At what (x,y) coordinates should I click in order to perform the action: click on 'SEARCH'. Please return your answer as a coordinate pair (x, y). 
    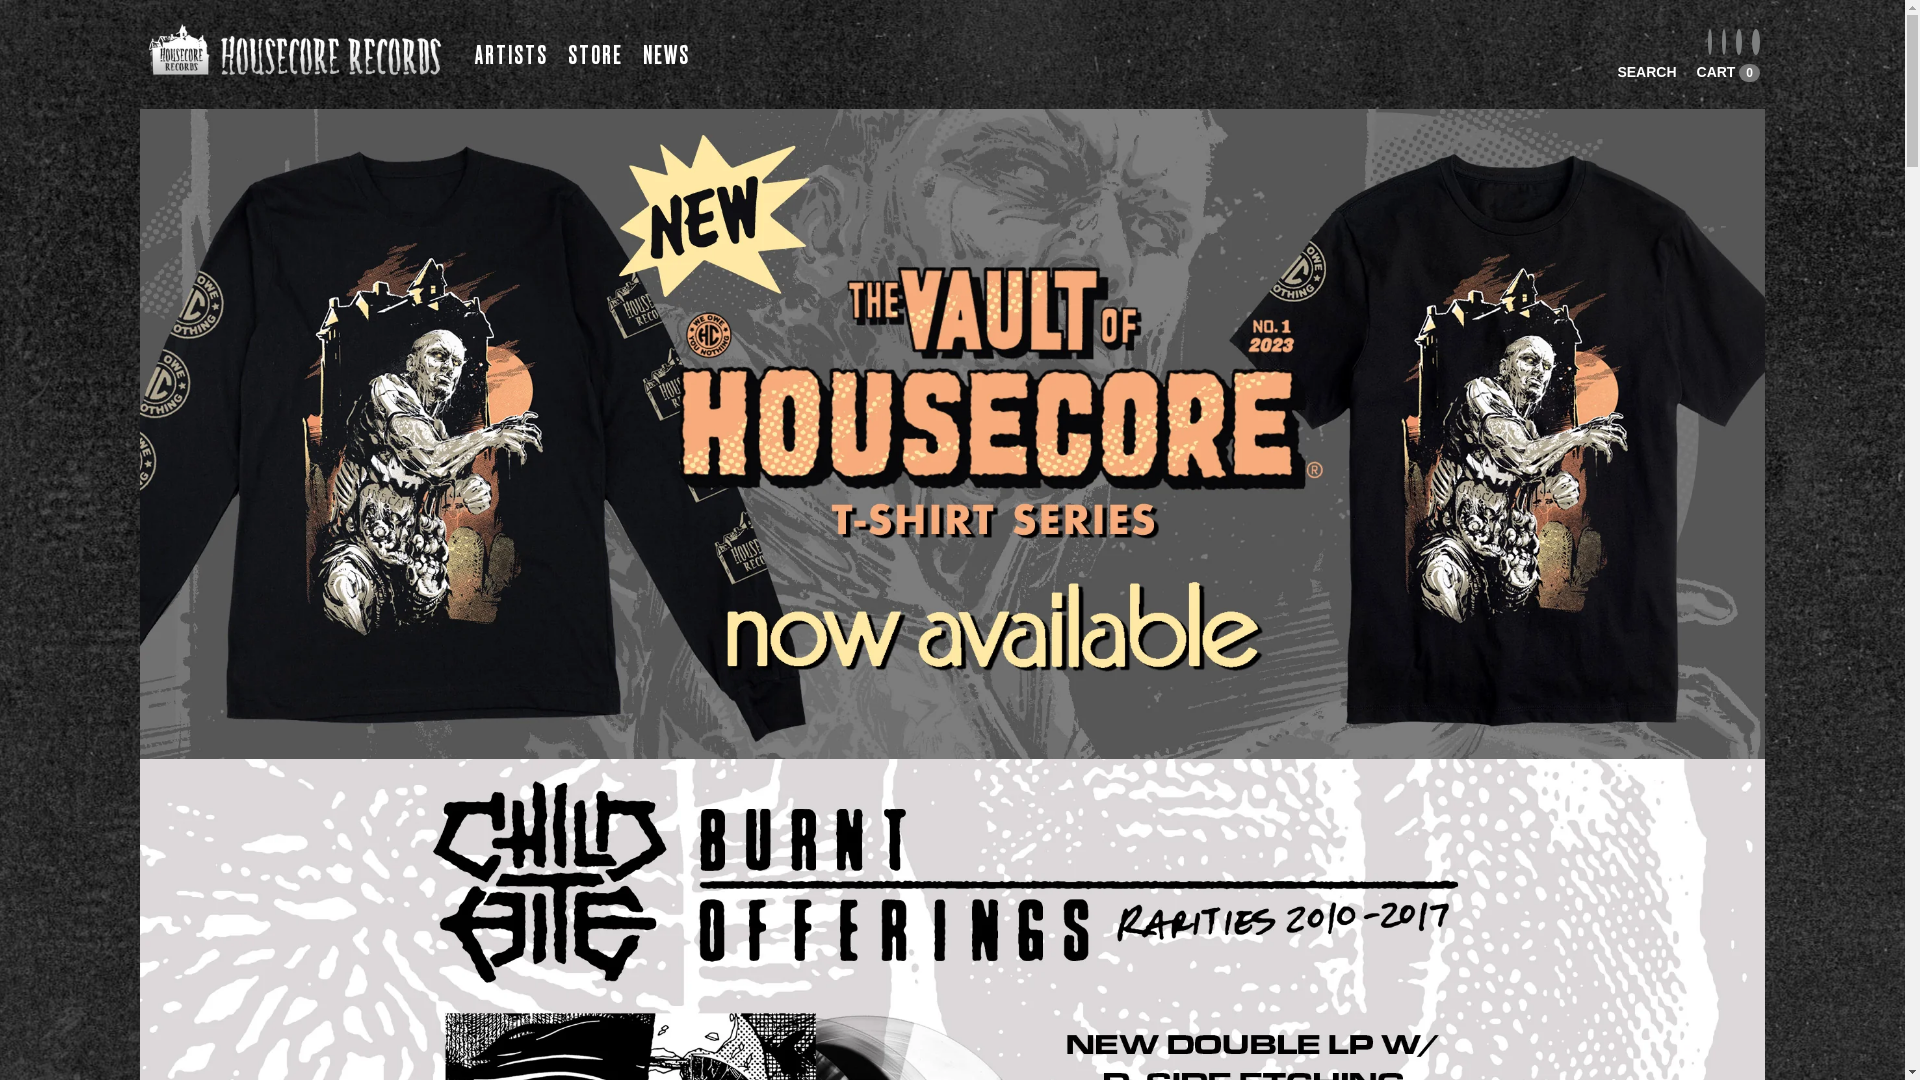
    Looking at the image, I should click on (1646, 71).